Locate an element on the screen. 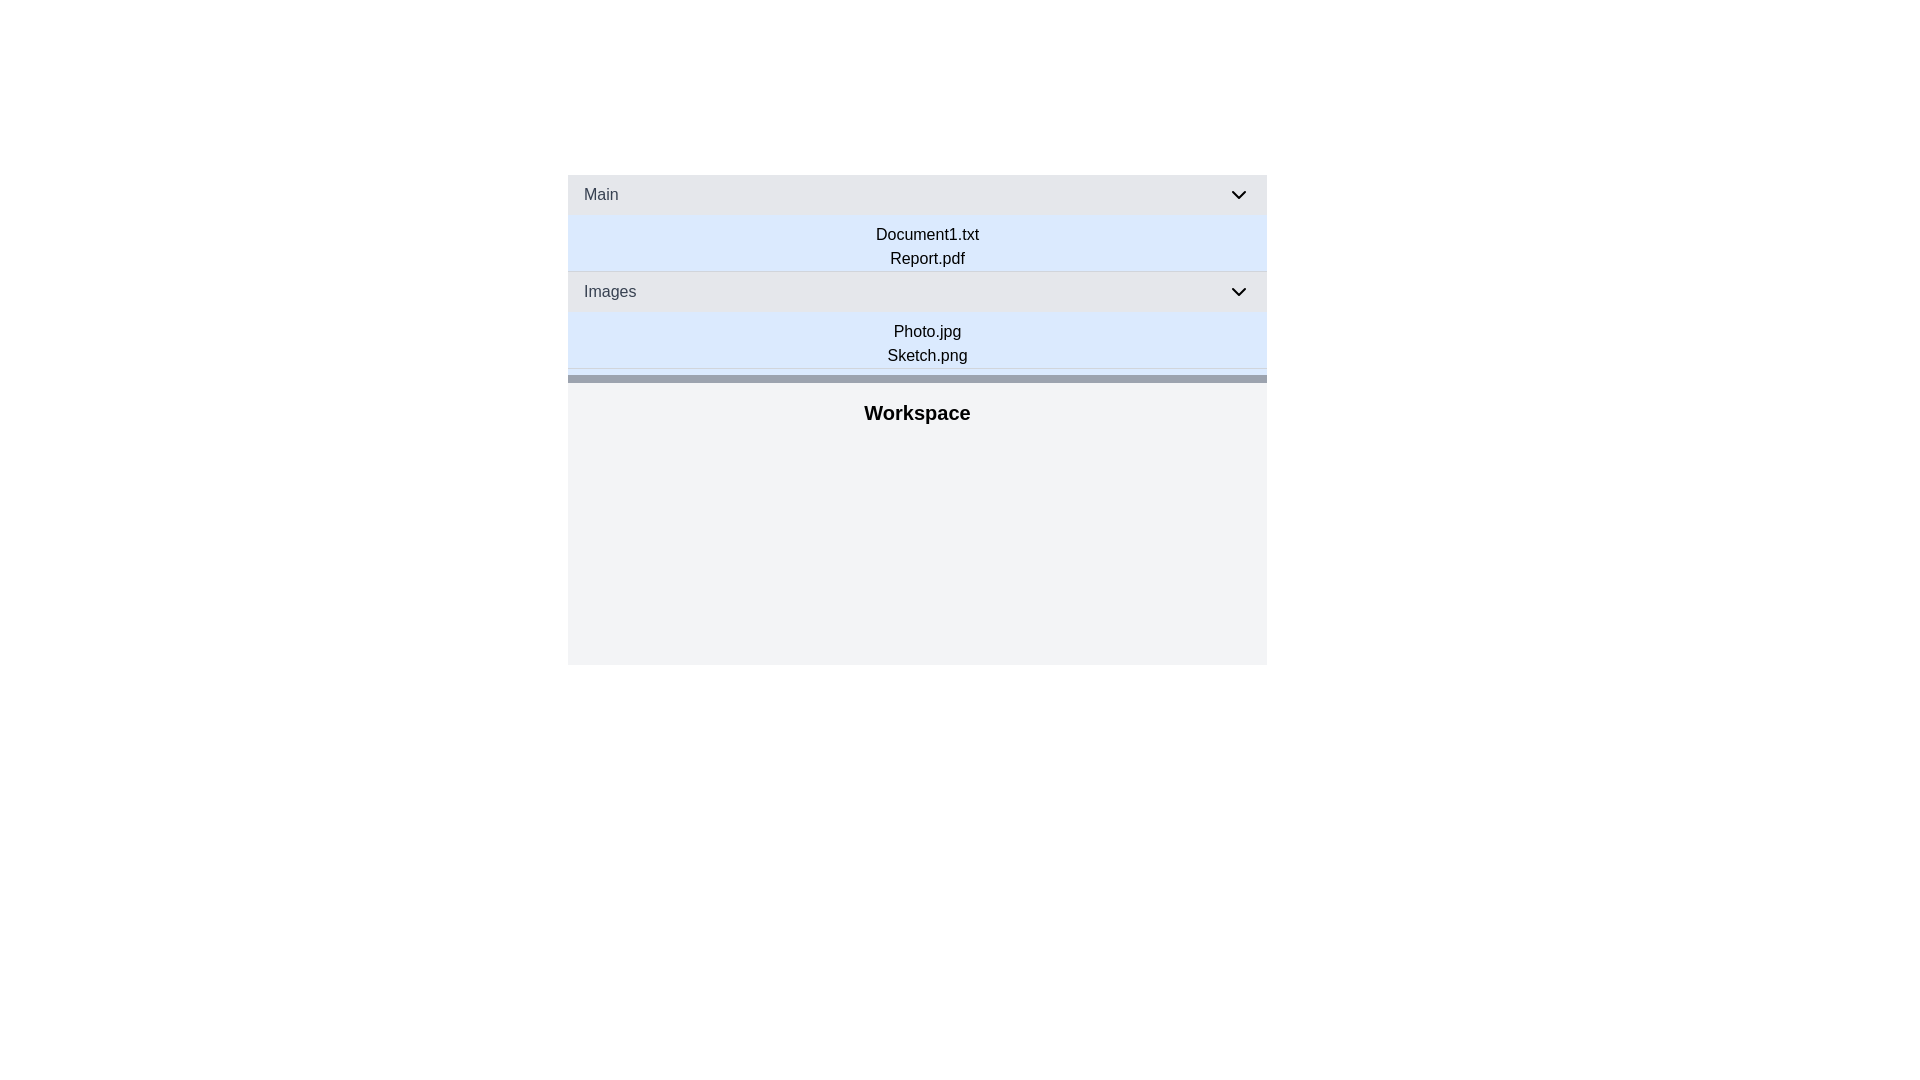 The width and height of the screenshot is (1920, 1080). the Resize handle located just below 'Photo.jpg' and 'Sketch.png' is located at coordinates (916, 378).